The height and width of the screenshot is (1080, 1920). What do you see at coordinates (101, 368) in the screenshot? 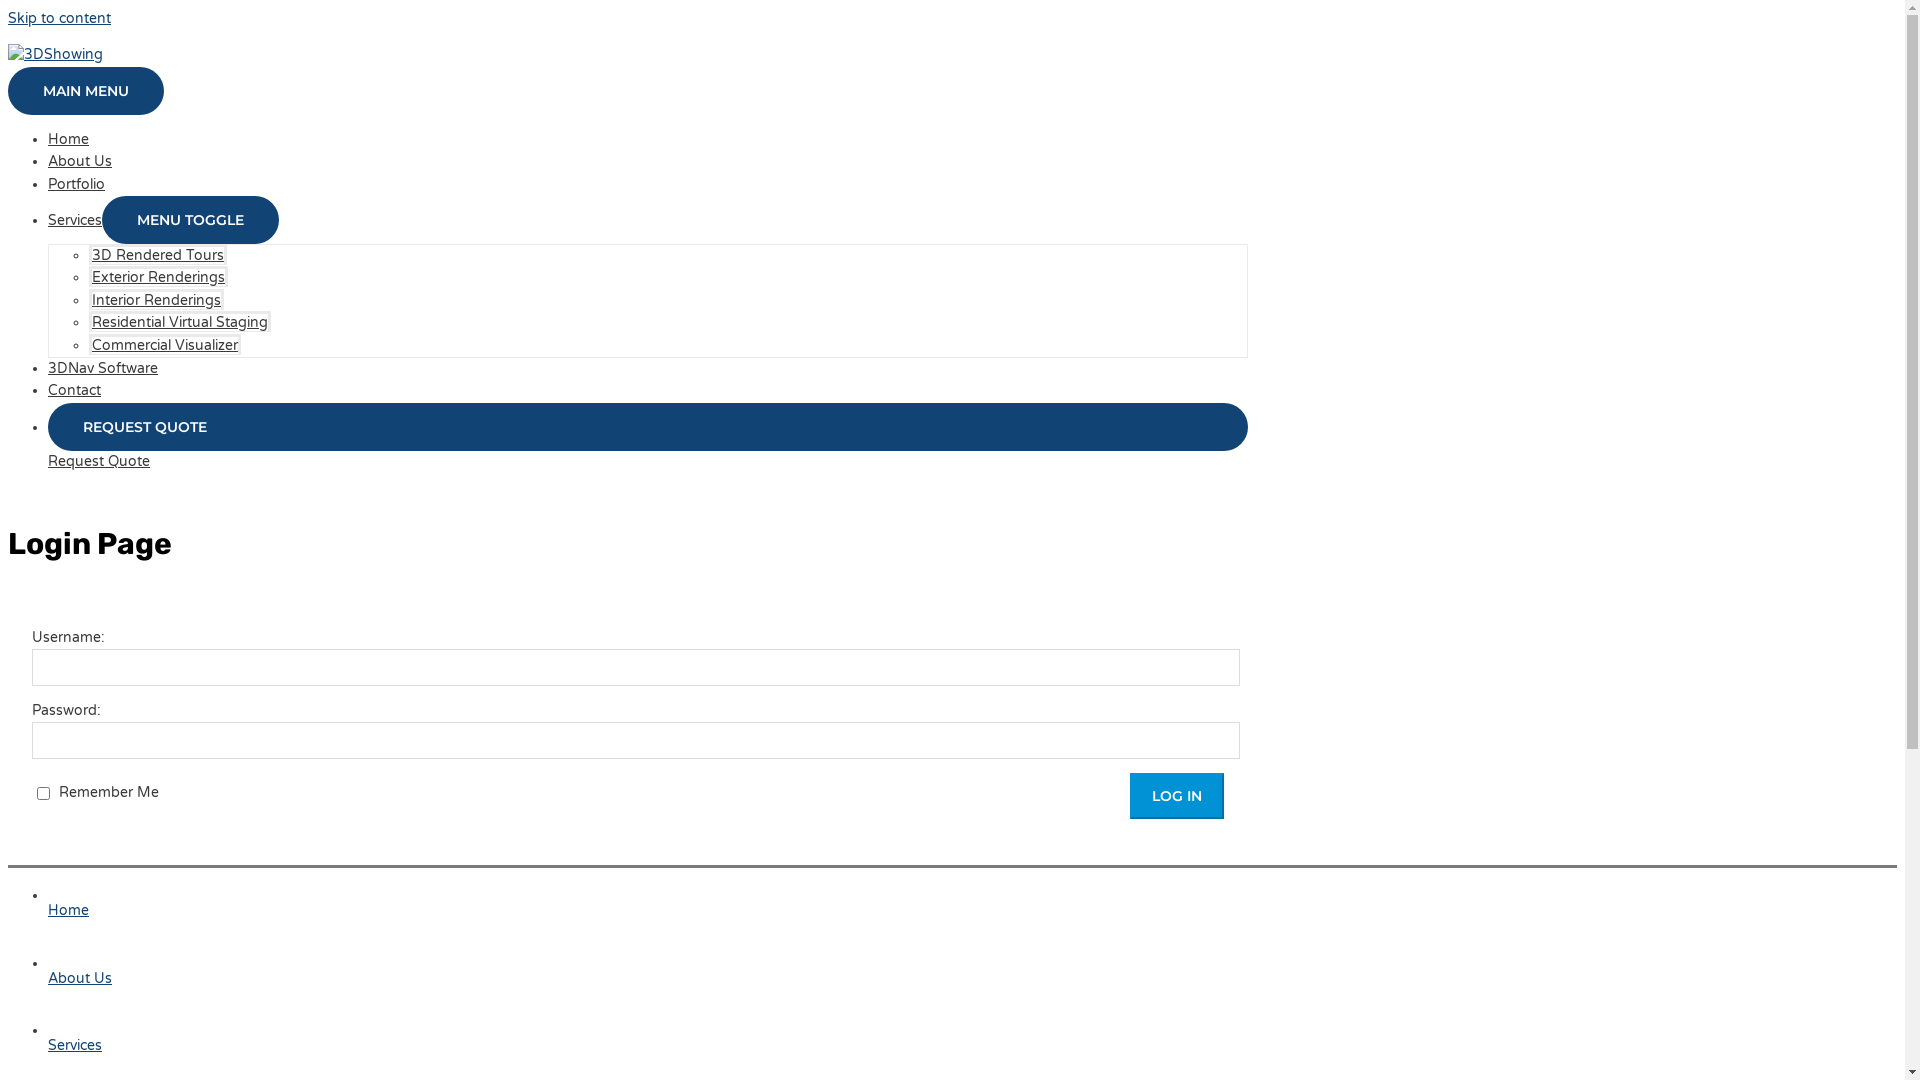
I see `'3DNav Software'` at bounding box center [101, 368].